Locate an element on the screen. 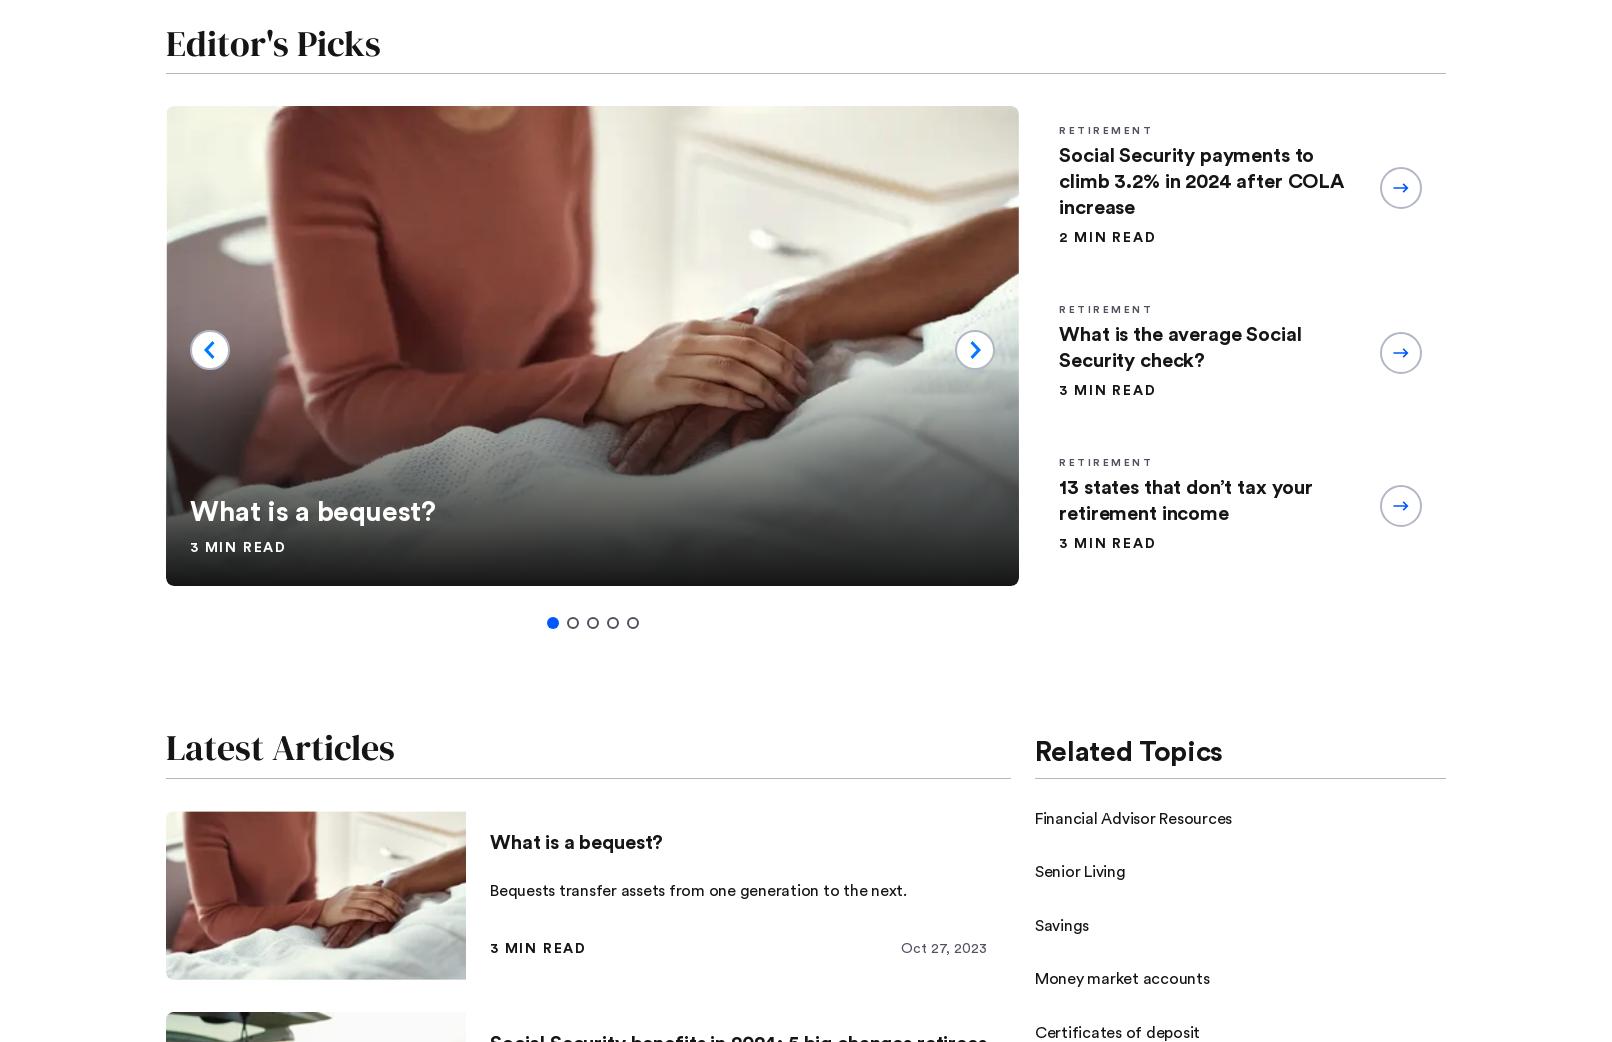 The width and height of the screenshot is (1612, 1042). 'Financial Advisor Resources' is located at coordinates (1133, 817).